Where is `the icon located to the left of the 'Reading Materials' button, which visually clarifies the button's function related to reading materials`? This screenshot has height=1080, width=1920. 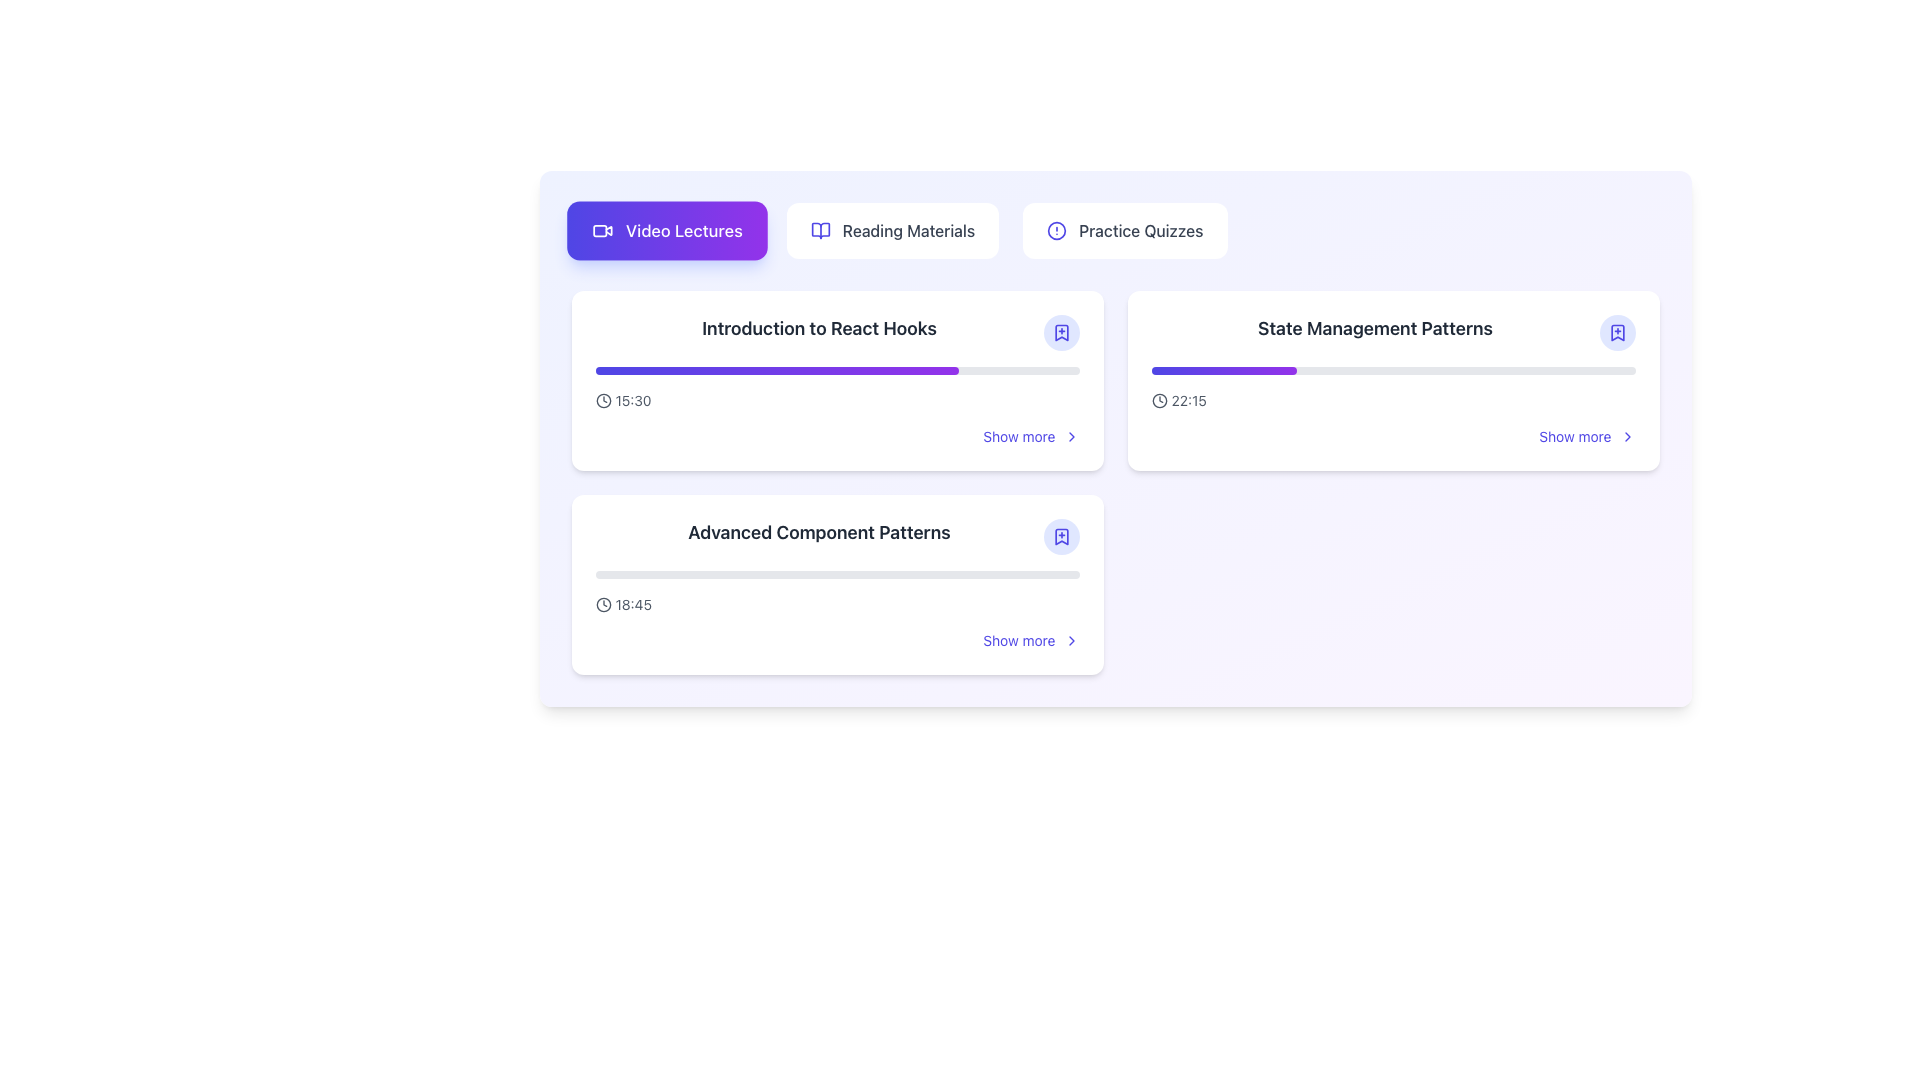
the icon located to the left of the 'Reading Materials' button, which visually clarifies the button's function related to reading materials is located at coordinates (820, 230).